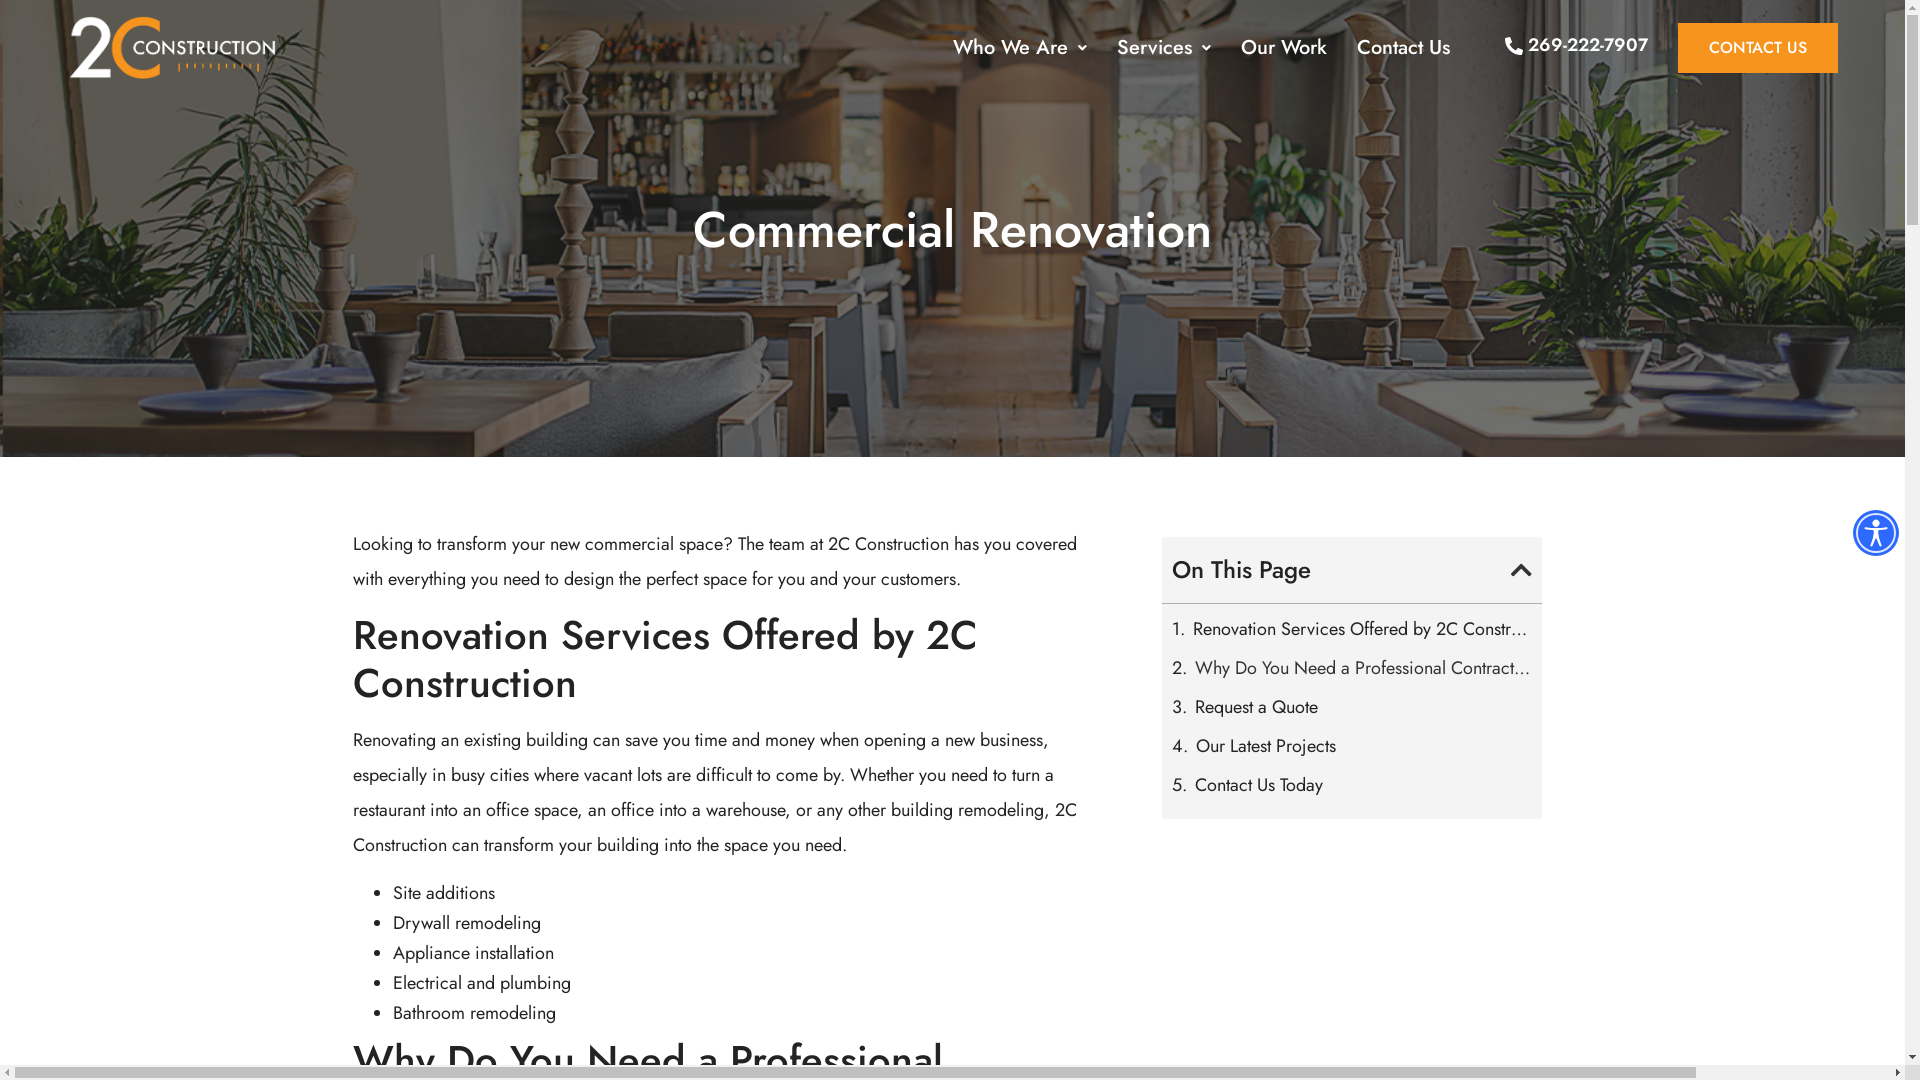 Image resolution: width=1920 pixels, height=1080 pixels. I want to click on 'Contact Us Today', so click(1257, 784).